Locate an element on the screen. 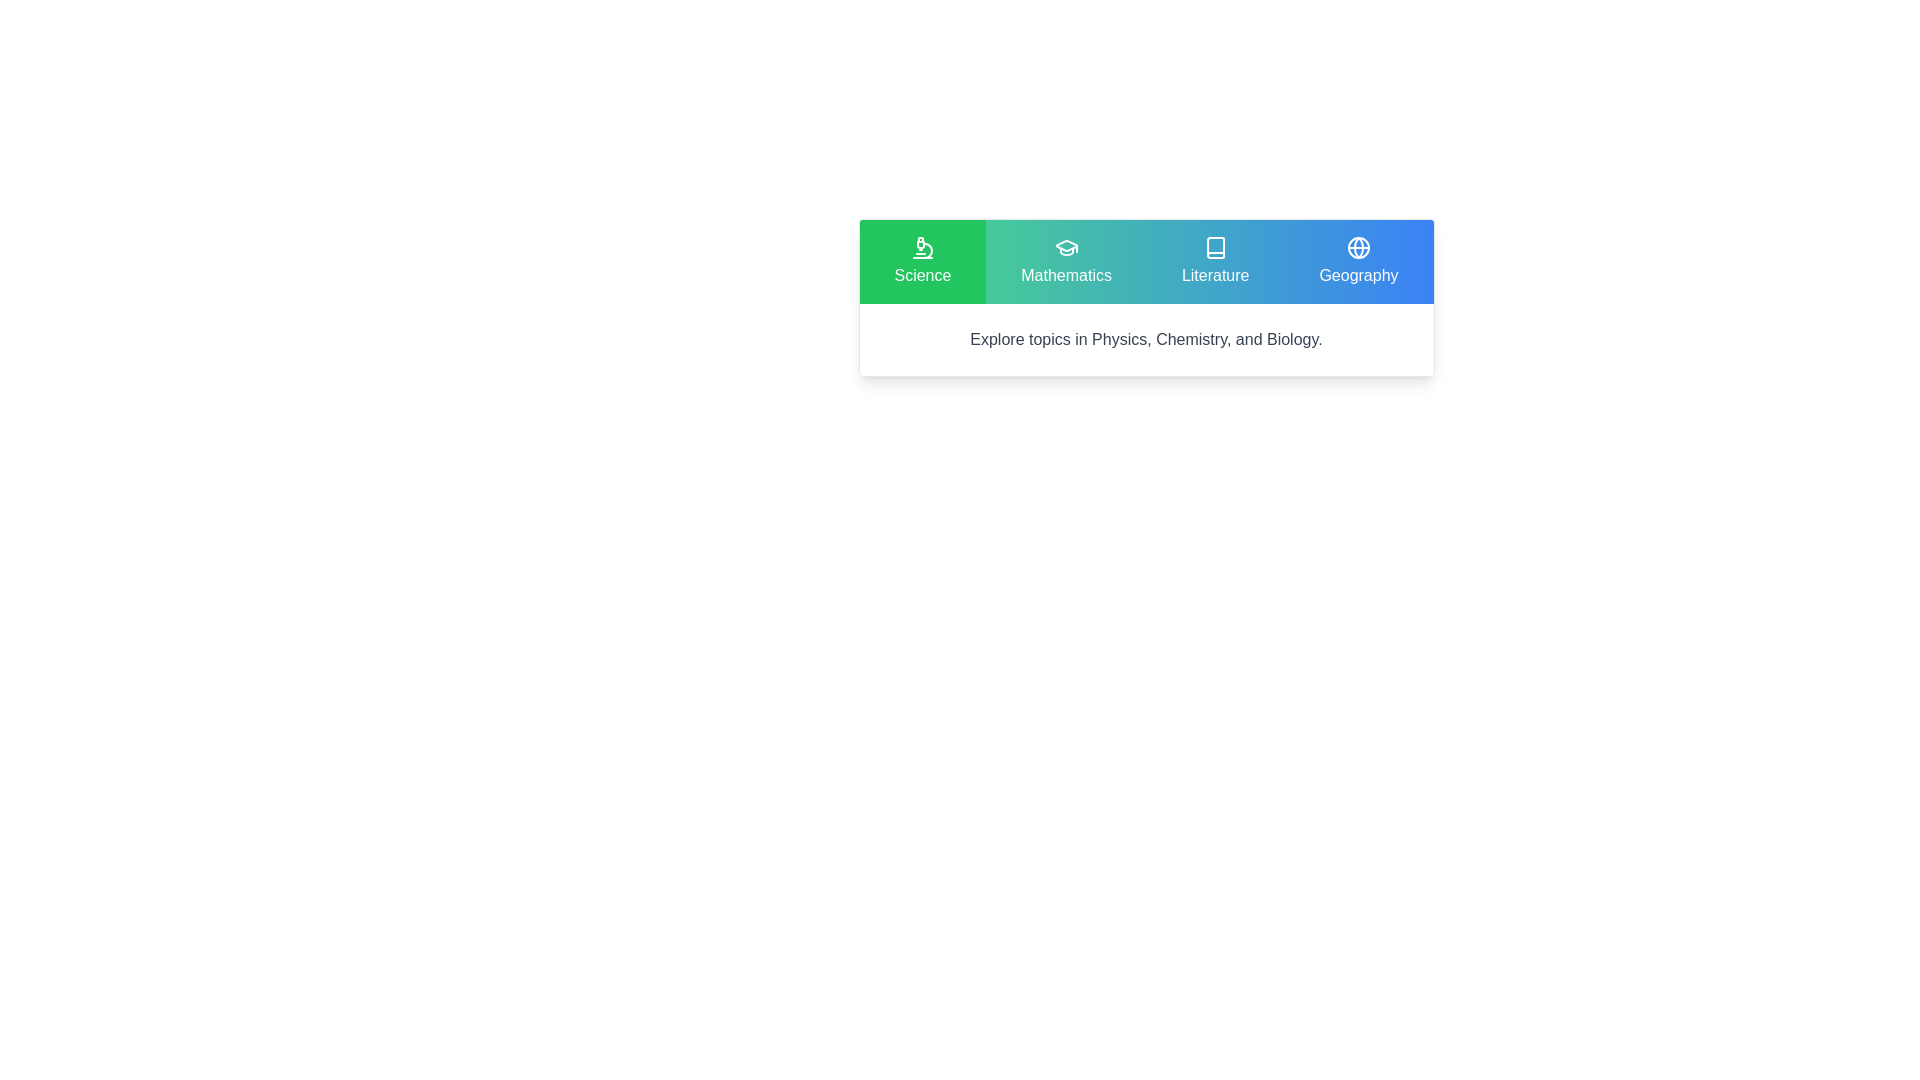 This screenshot has width=1920, height=1080. the category in the Card with navigation links and descriptive text is located at coordinates (1146, 297).